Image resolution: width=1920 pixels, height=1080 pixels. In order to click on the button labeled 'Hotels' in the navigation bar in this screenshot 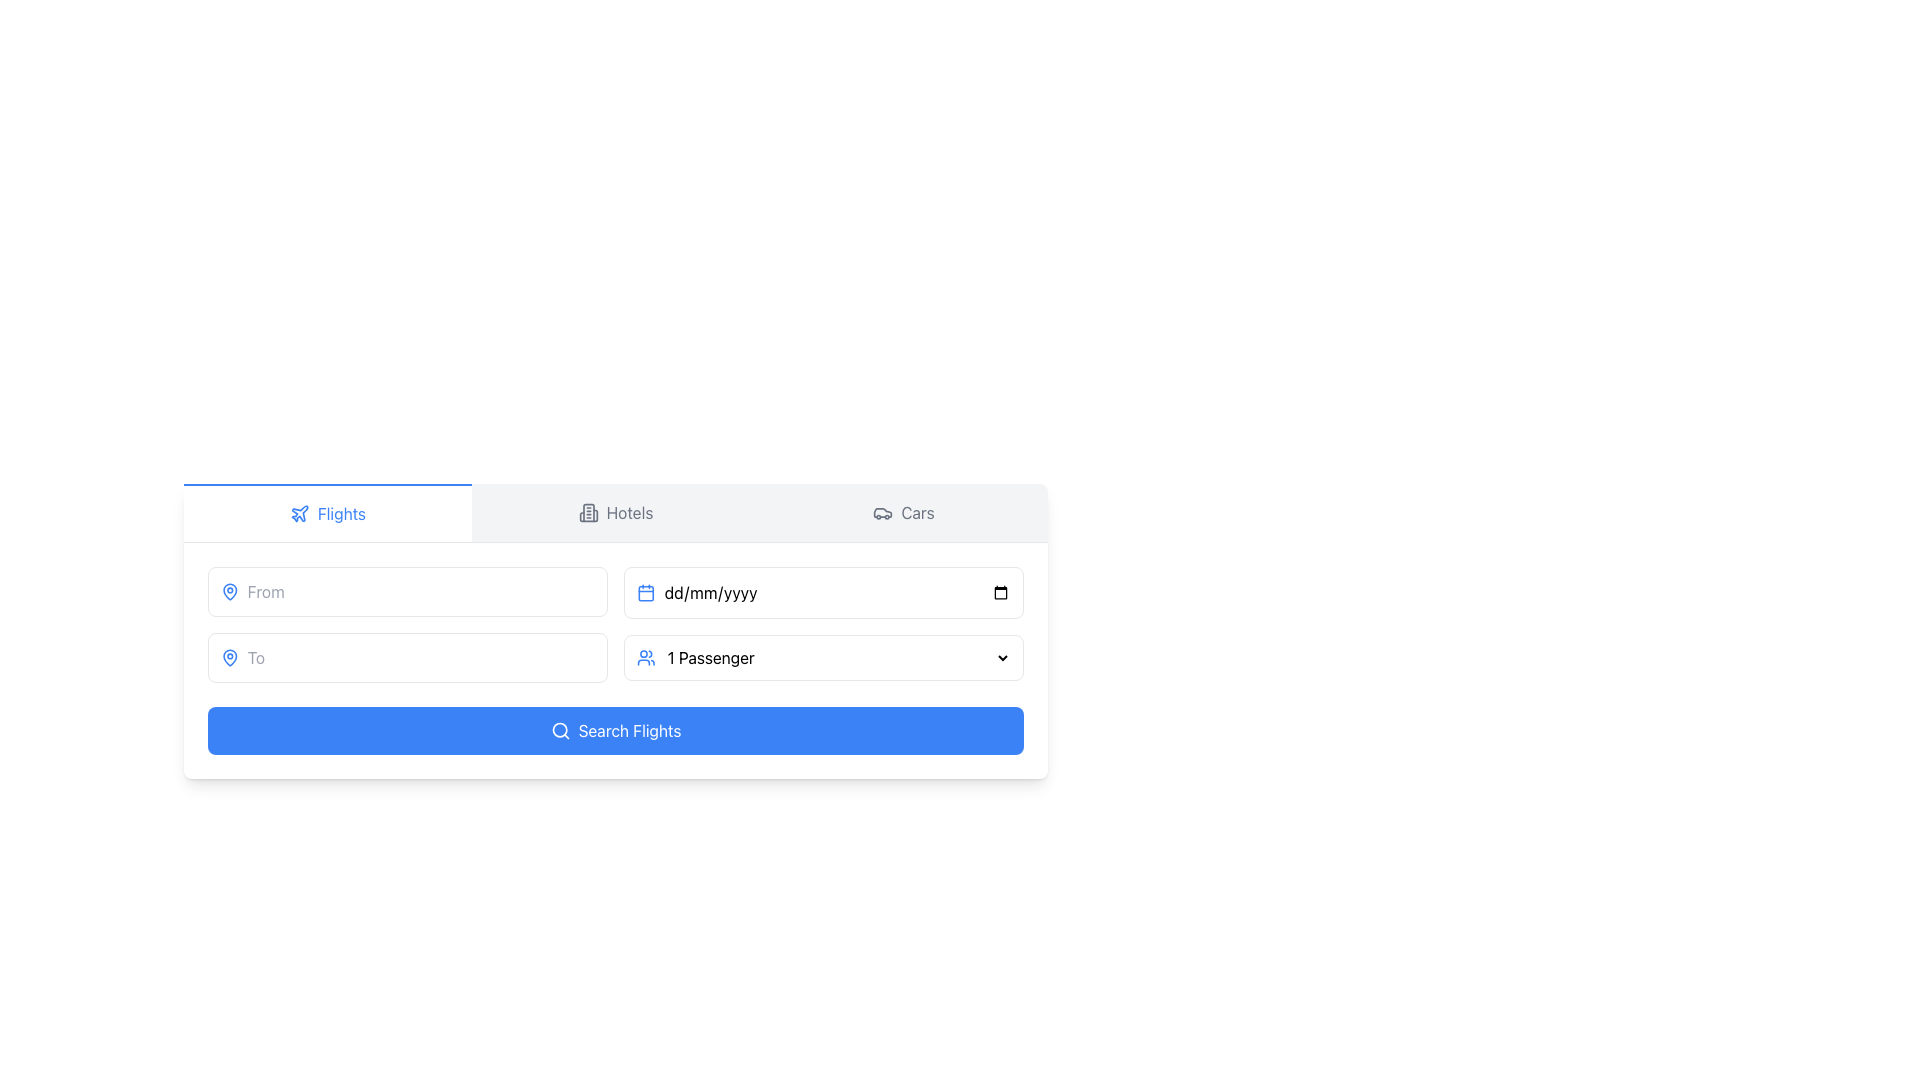, I will do `click(614, 512)`.